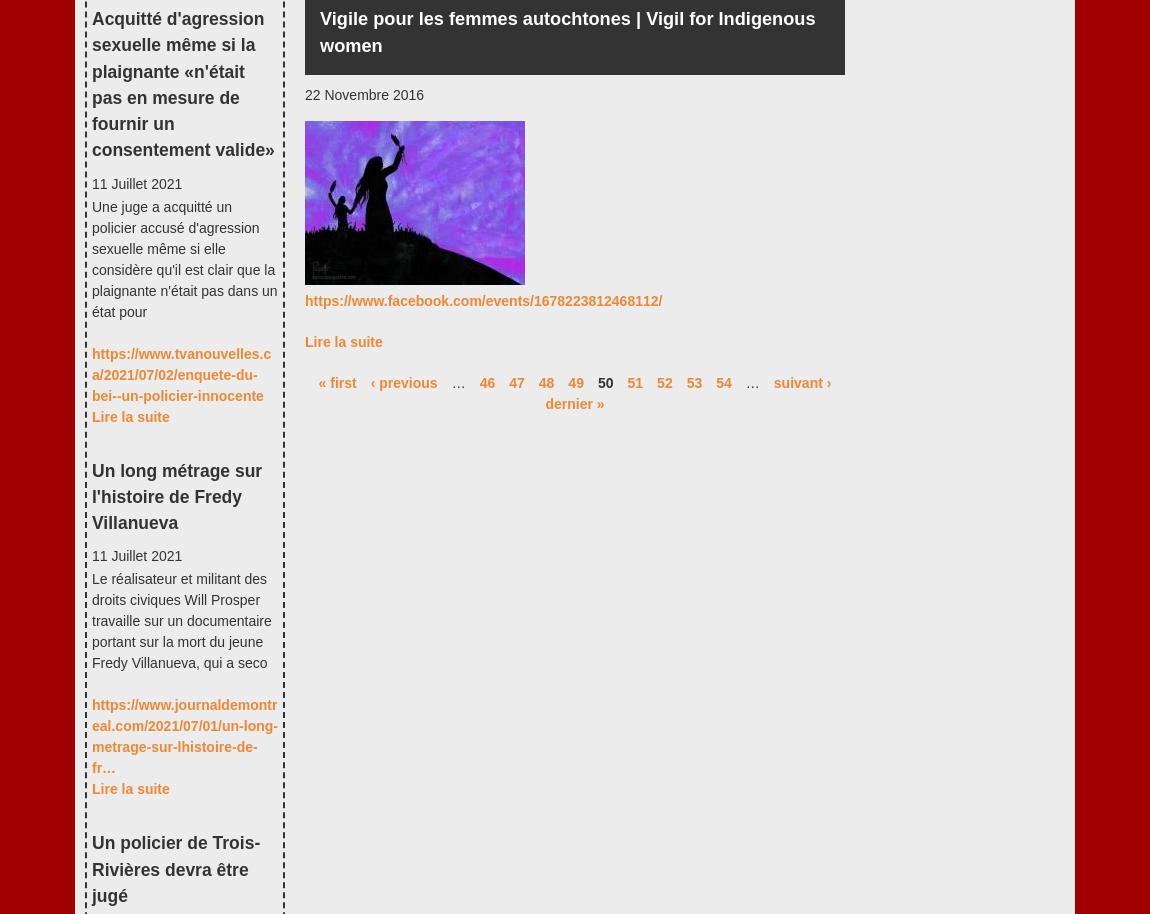  I want to click on 'Vigile pour les femmes autochtones | Vigil for Indigenous women', so click(320, 31).